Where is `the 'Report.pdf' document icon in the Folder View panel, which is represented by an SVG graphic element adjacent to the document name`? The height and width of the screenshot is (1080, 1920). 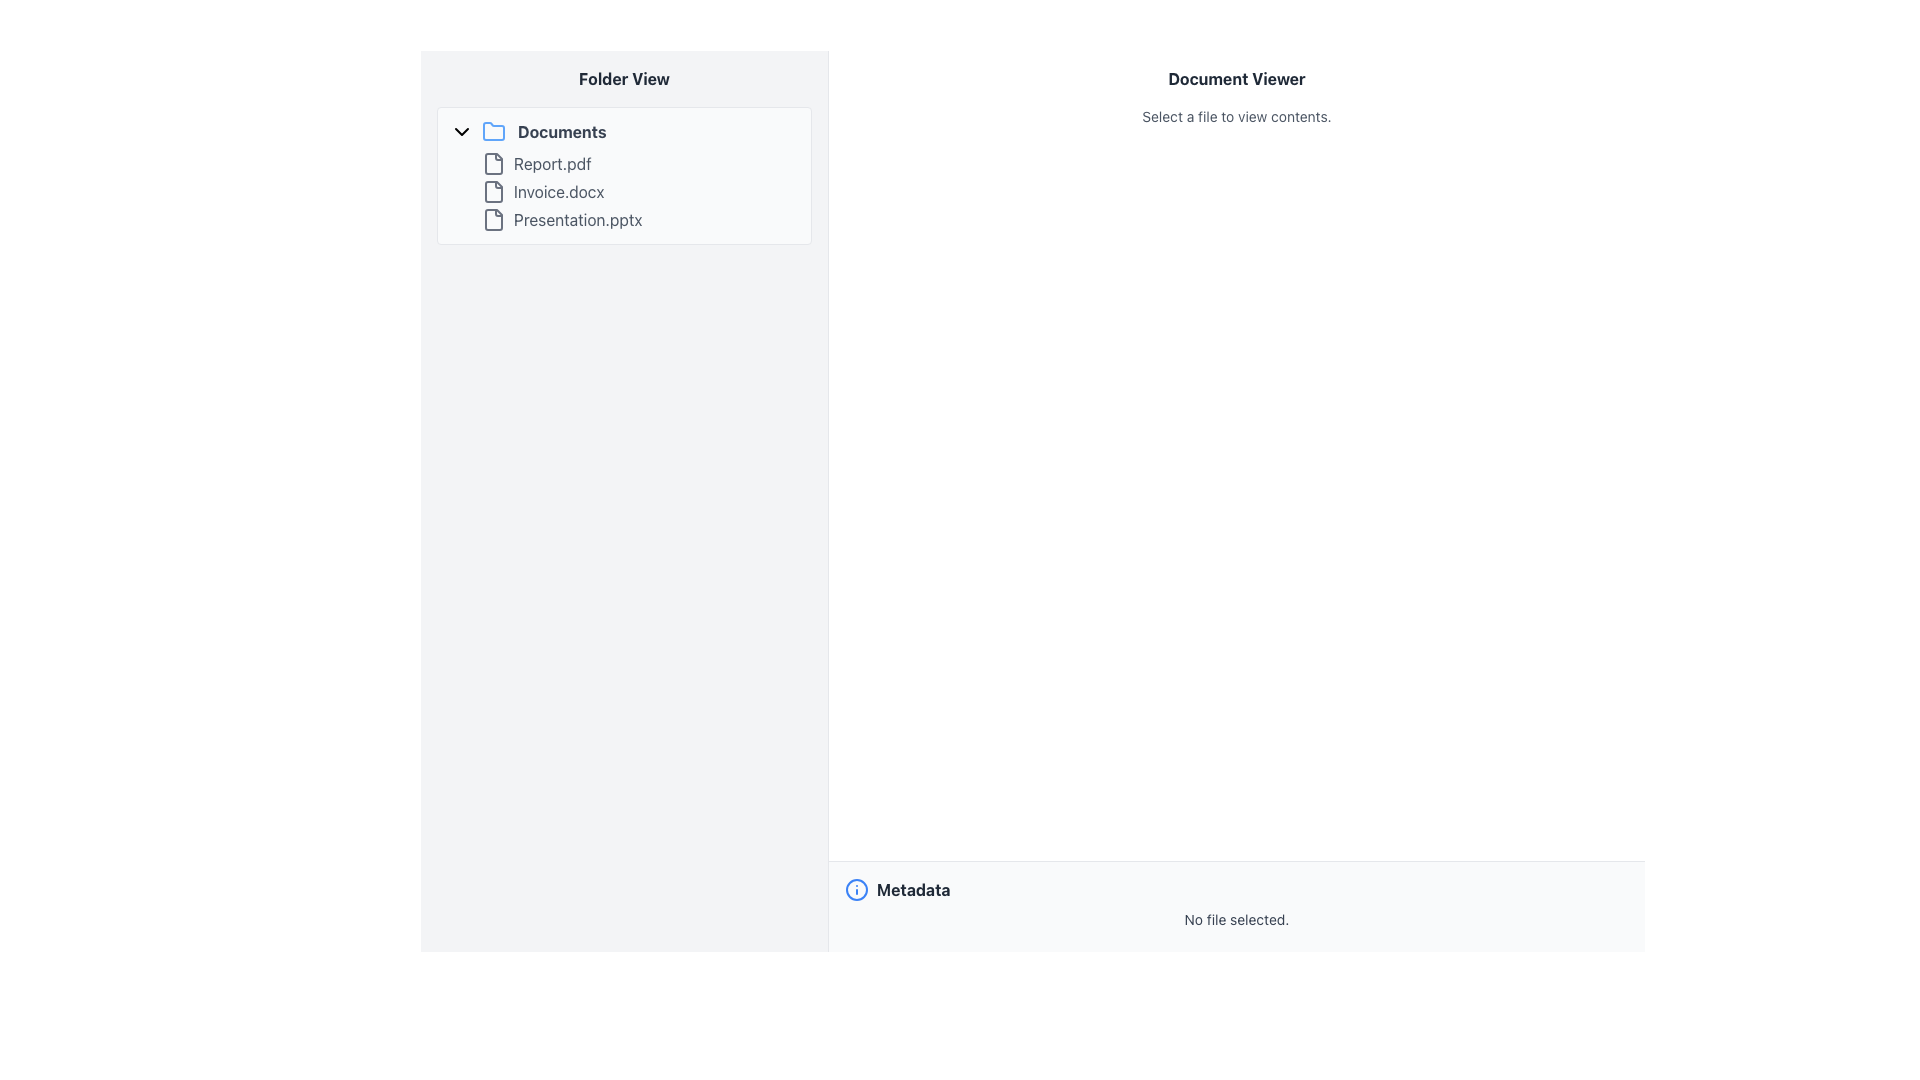
the 'Report.pdf' document icon in the Folder View panel, which is represented by an SVG graphic element adjacent to the document name is located at coordinates (494, 163).